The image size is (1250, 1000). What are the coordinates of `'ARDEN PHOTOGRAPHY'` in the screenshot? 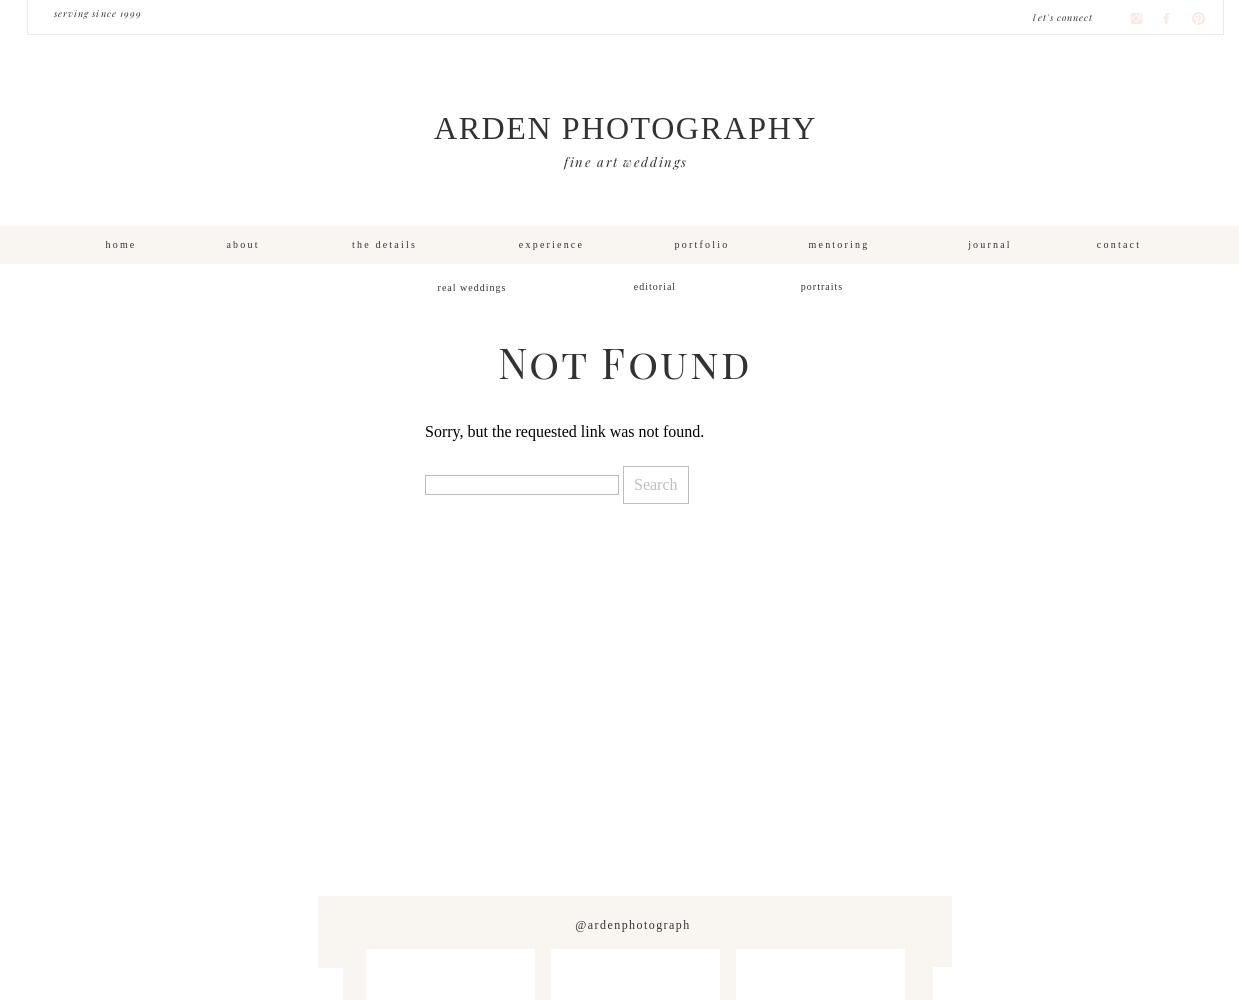 It's located at (625, 128).